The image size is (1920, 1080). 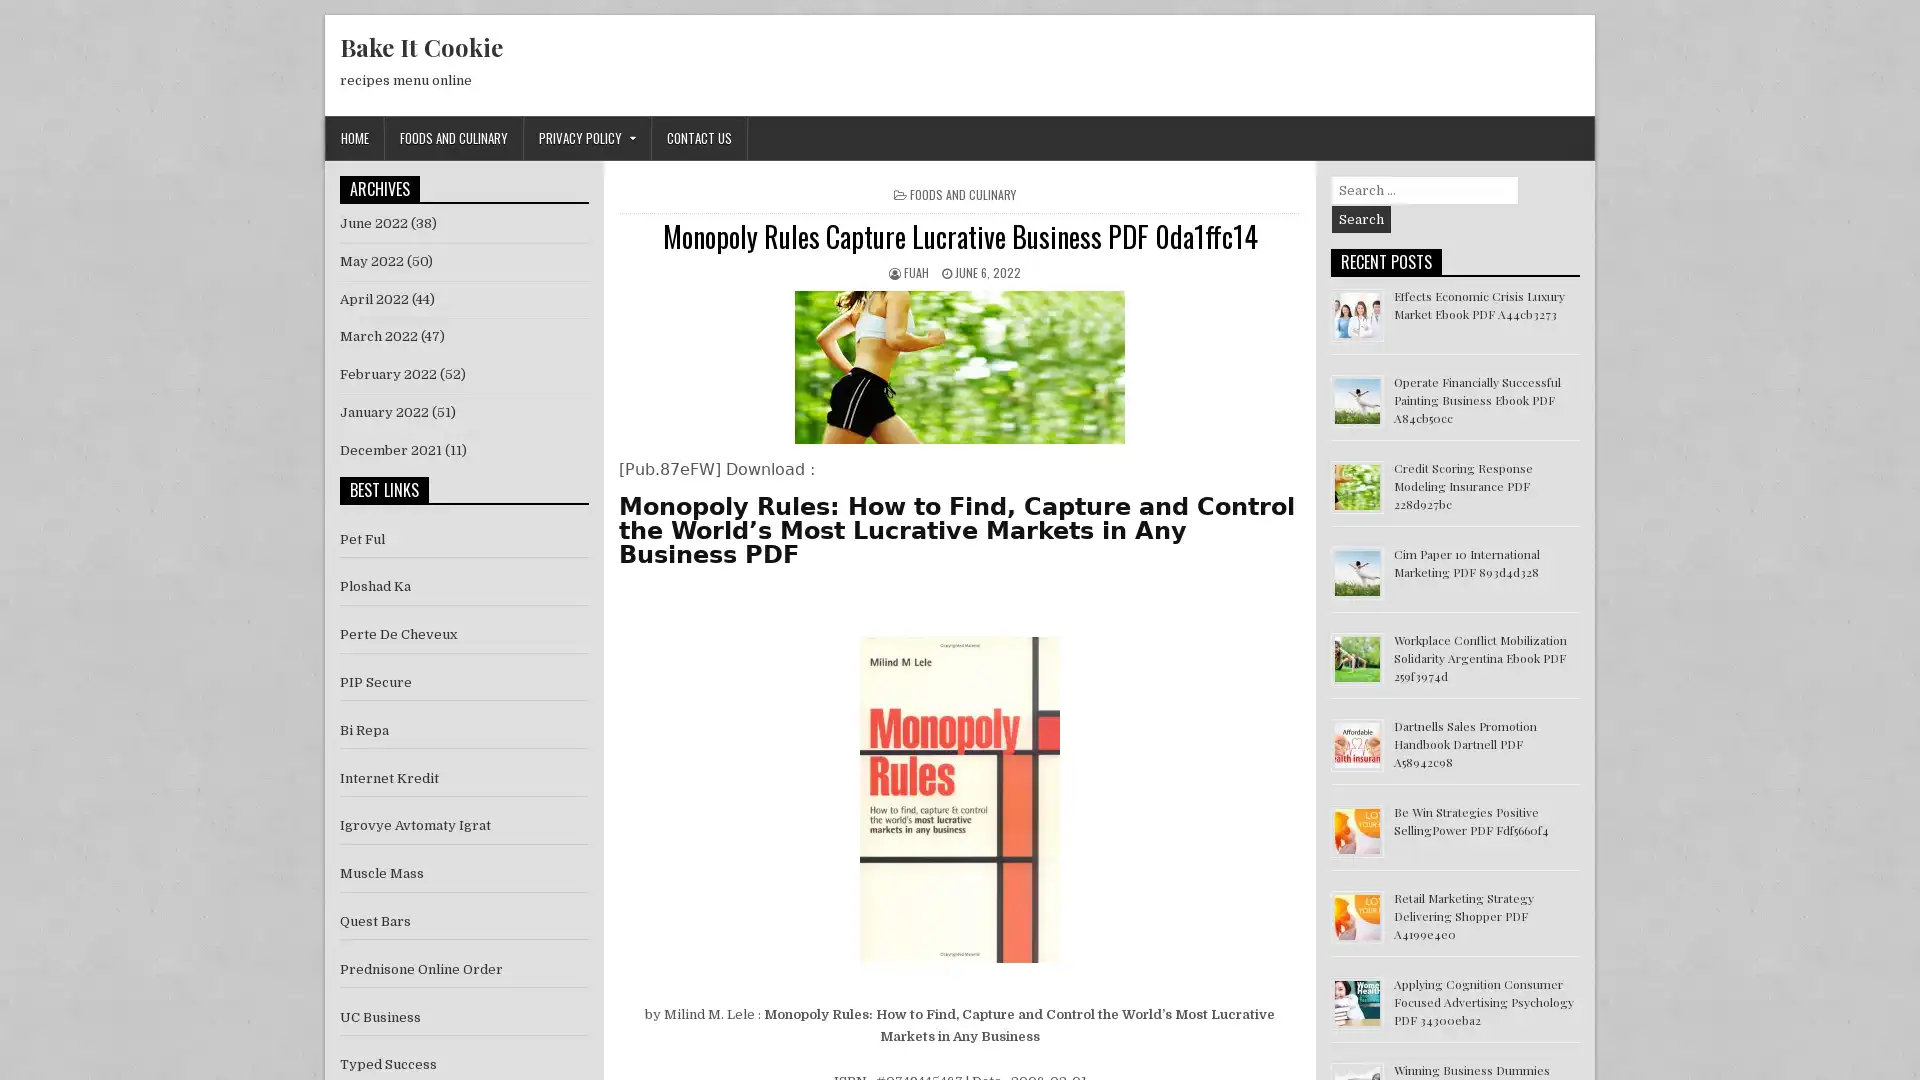 I want to click on Search, so click(x=1360, y=219).